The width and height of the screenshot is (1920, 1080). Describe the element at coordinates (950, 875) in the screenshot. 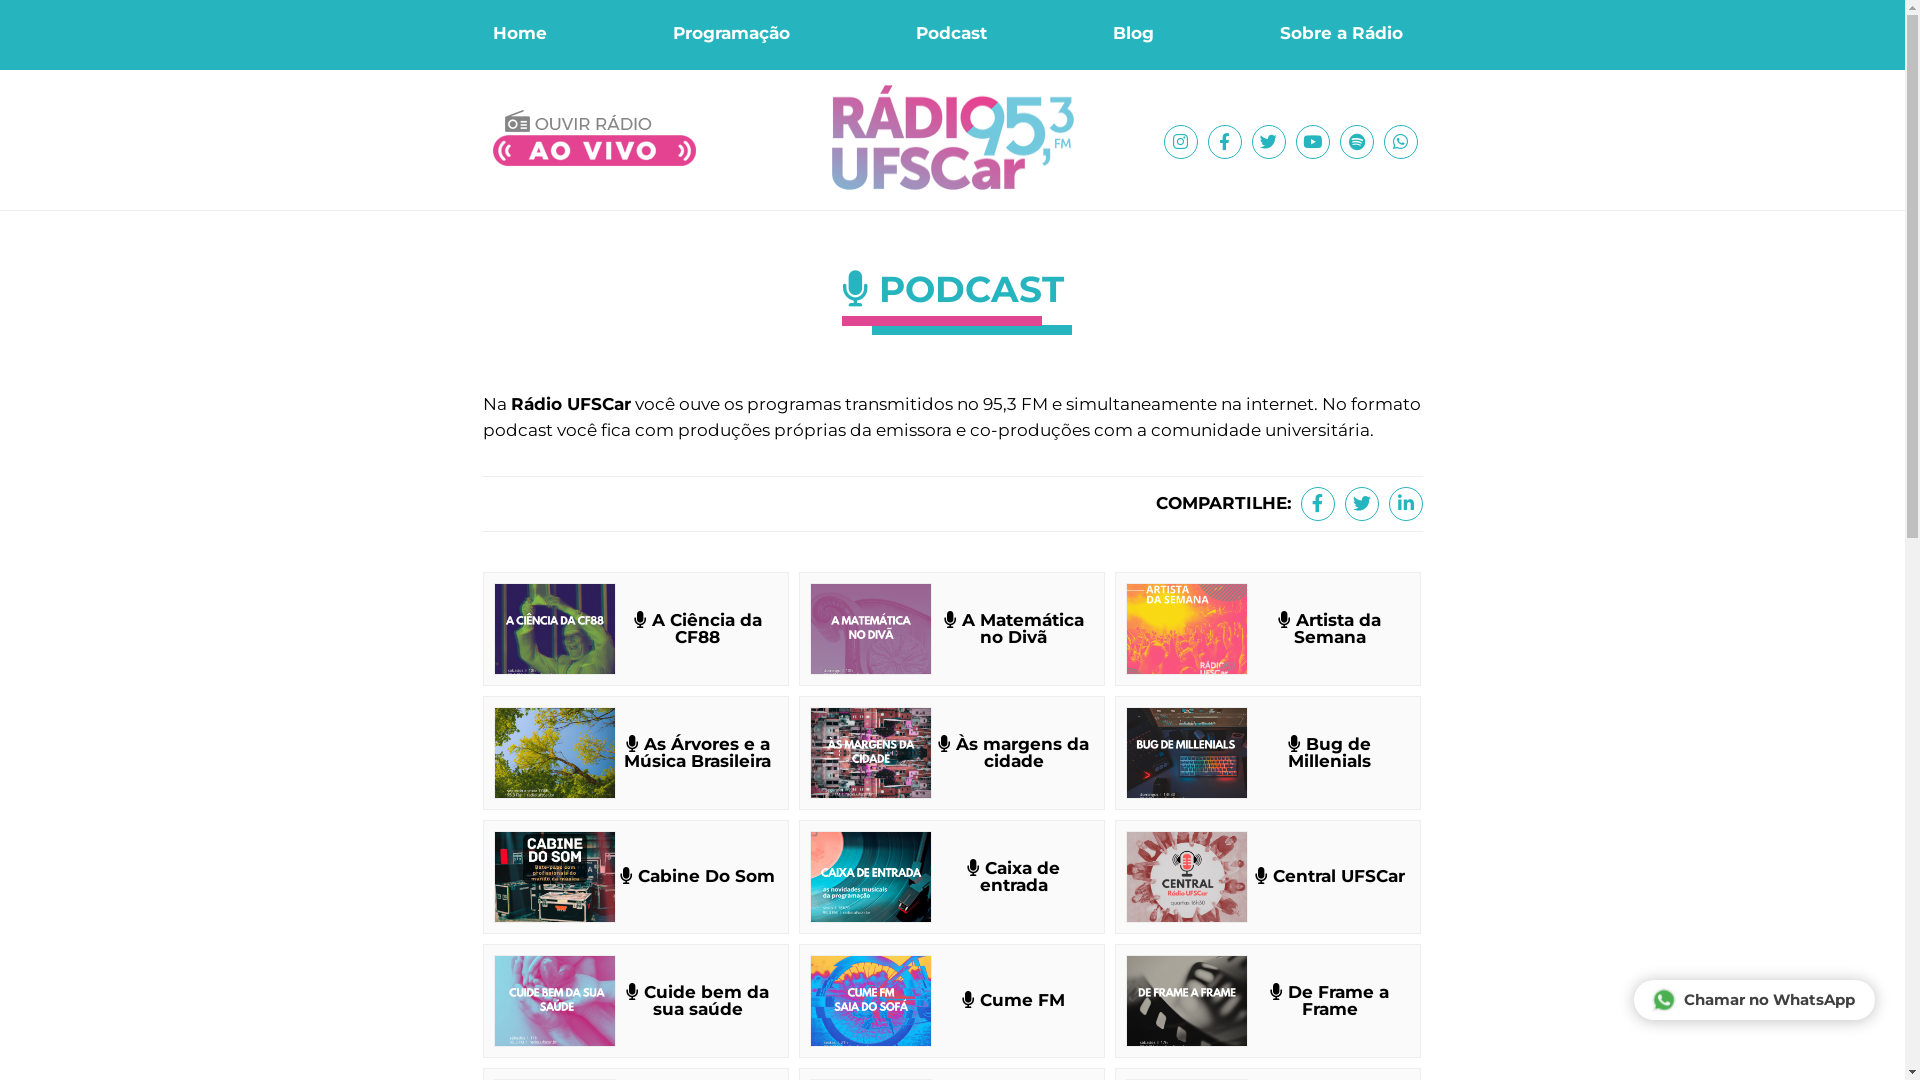

I see `'Caixa de entrada'` at that location.